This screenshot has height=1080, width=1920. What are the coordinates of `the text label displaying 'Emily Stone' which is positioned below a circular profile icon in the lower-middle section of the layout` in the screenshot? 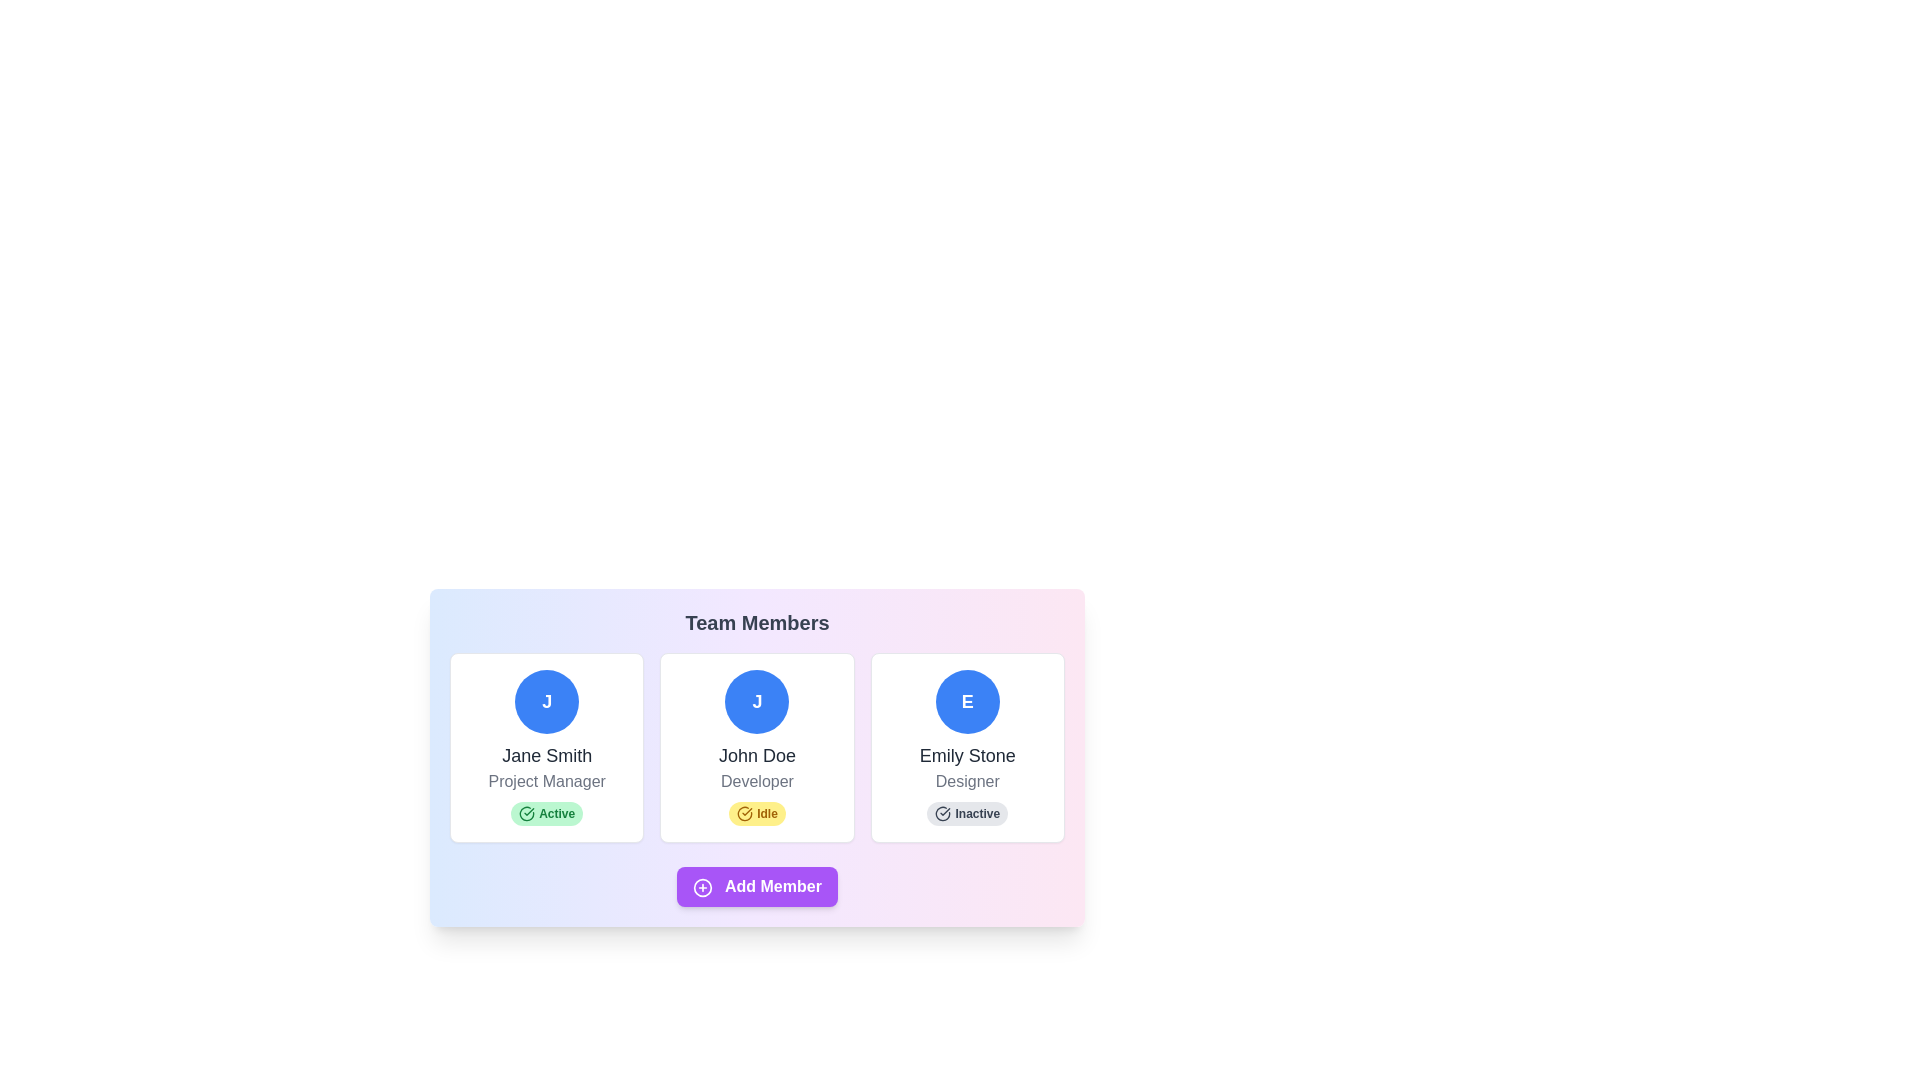 It's located at (967, 756).